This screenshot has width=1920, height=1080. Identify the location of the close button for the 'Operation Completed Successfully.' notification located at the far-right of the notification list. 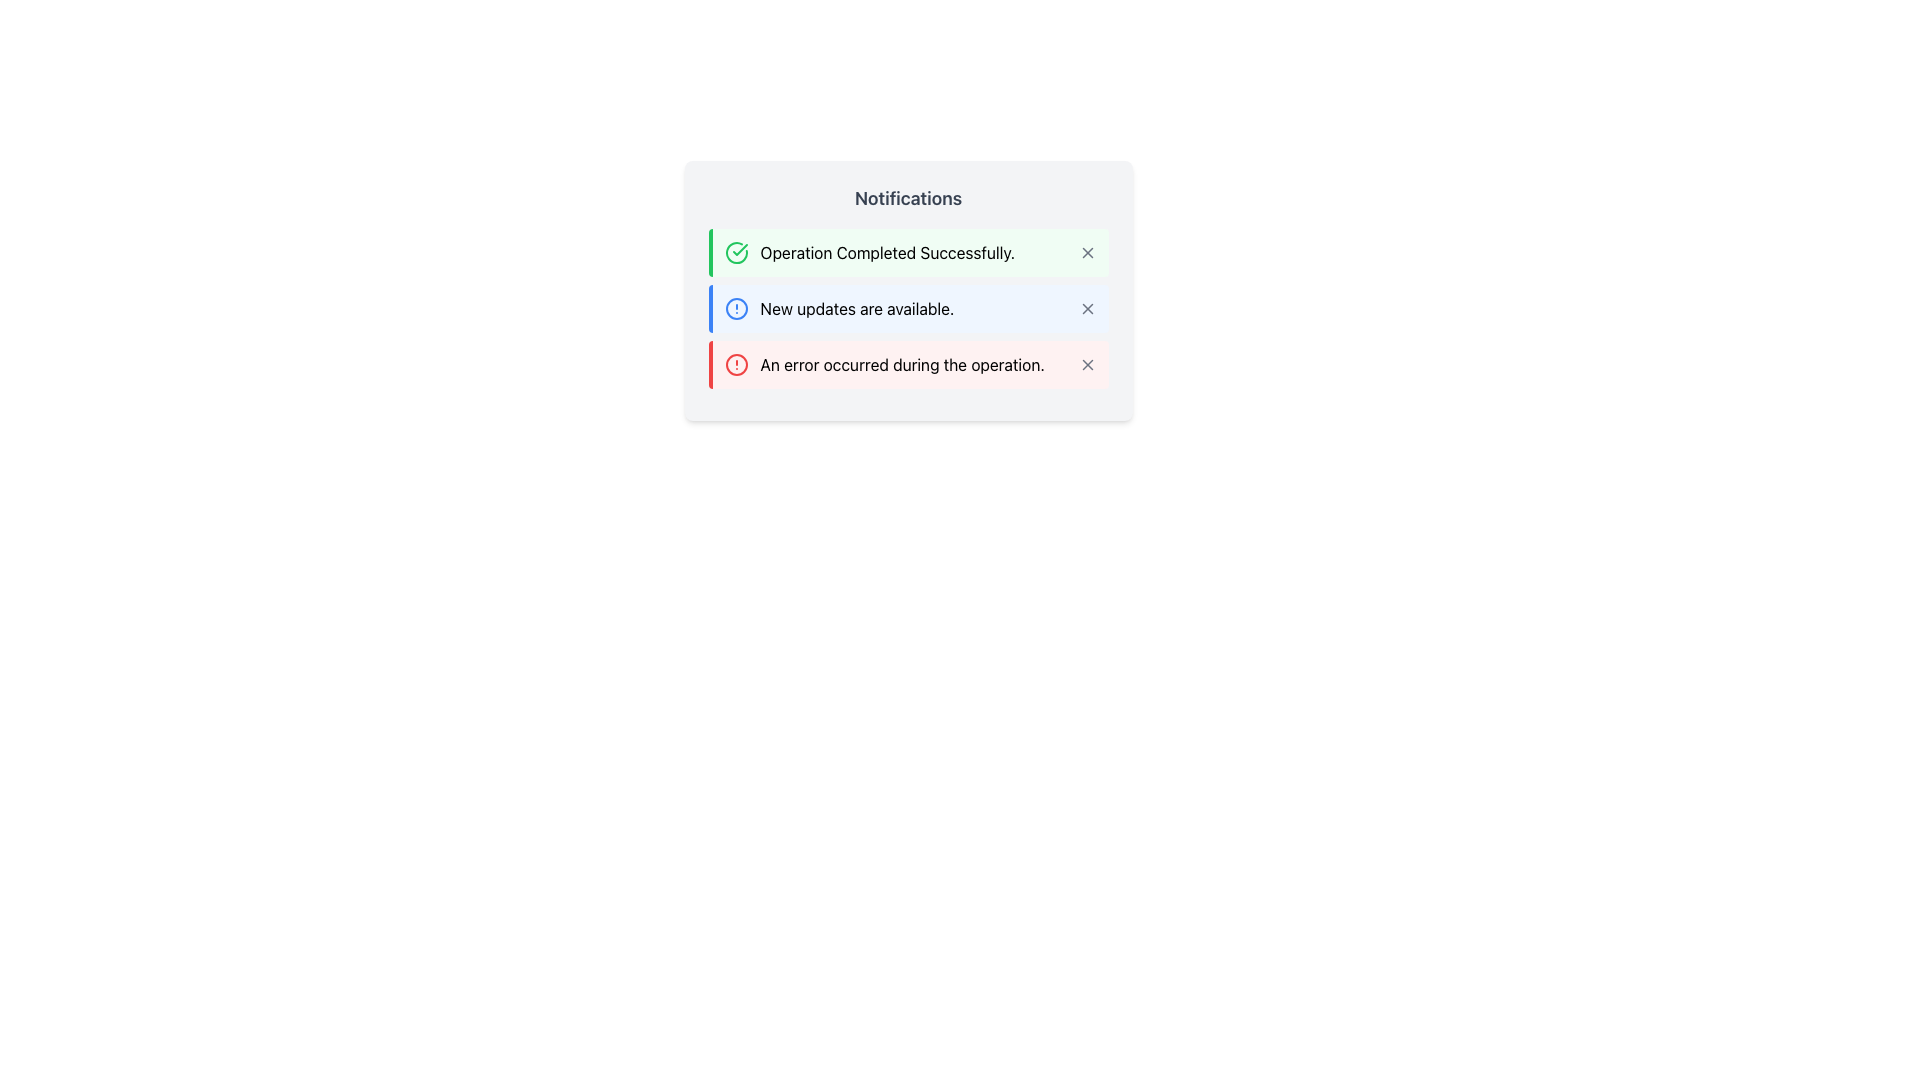
(1086, 252).